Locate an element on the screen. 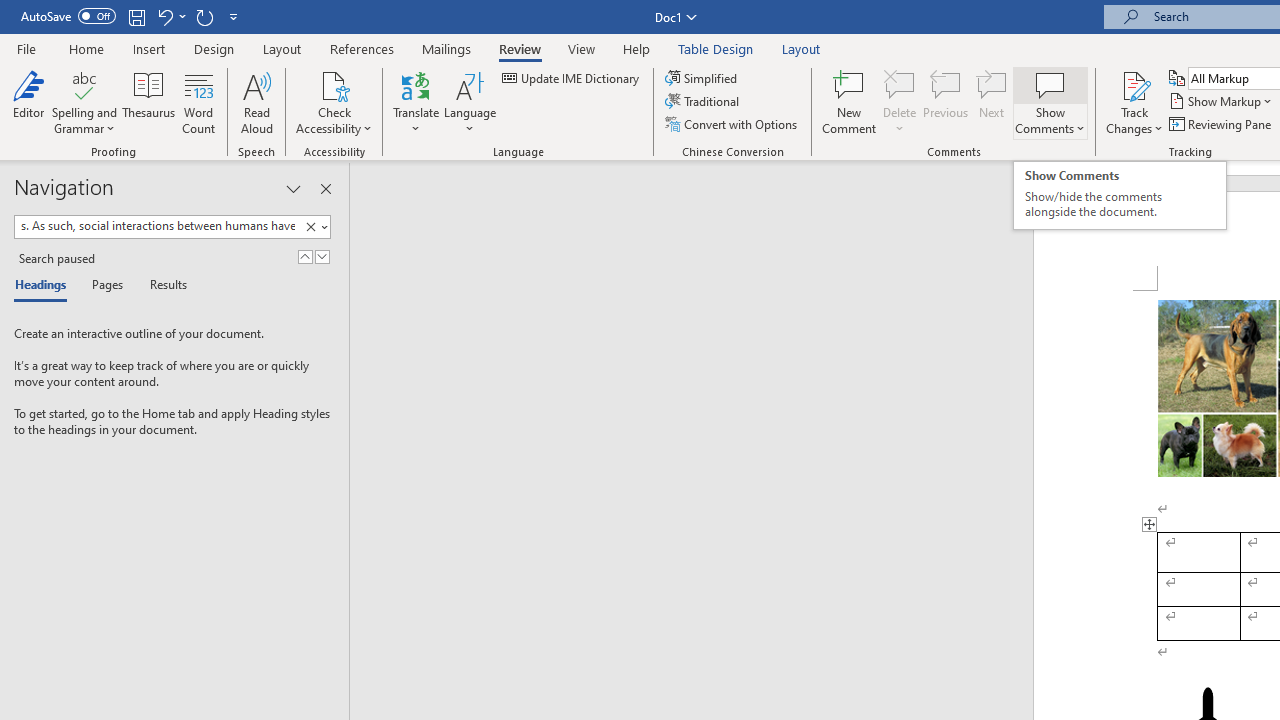 This screenshot has height=720, width=1280. 'Simplified' is located at coordinates (702, 77).